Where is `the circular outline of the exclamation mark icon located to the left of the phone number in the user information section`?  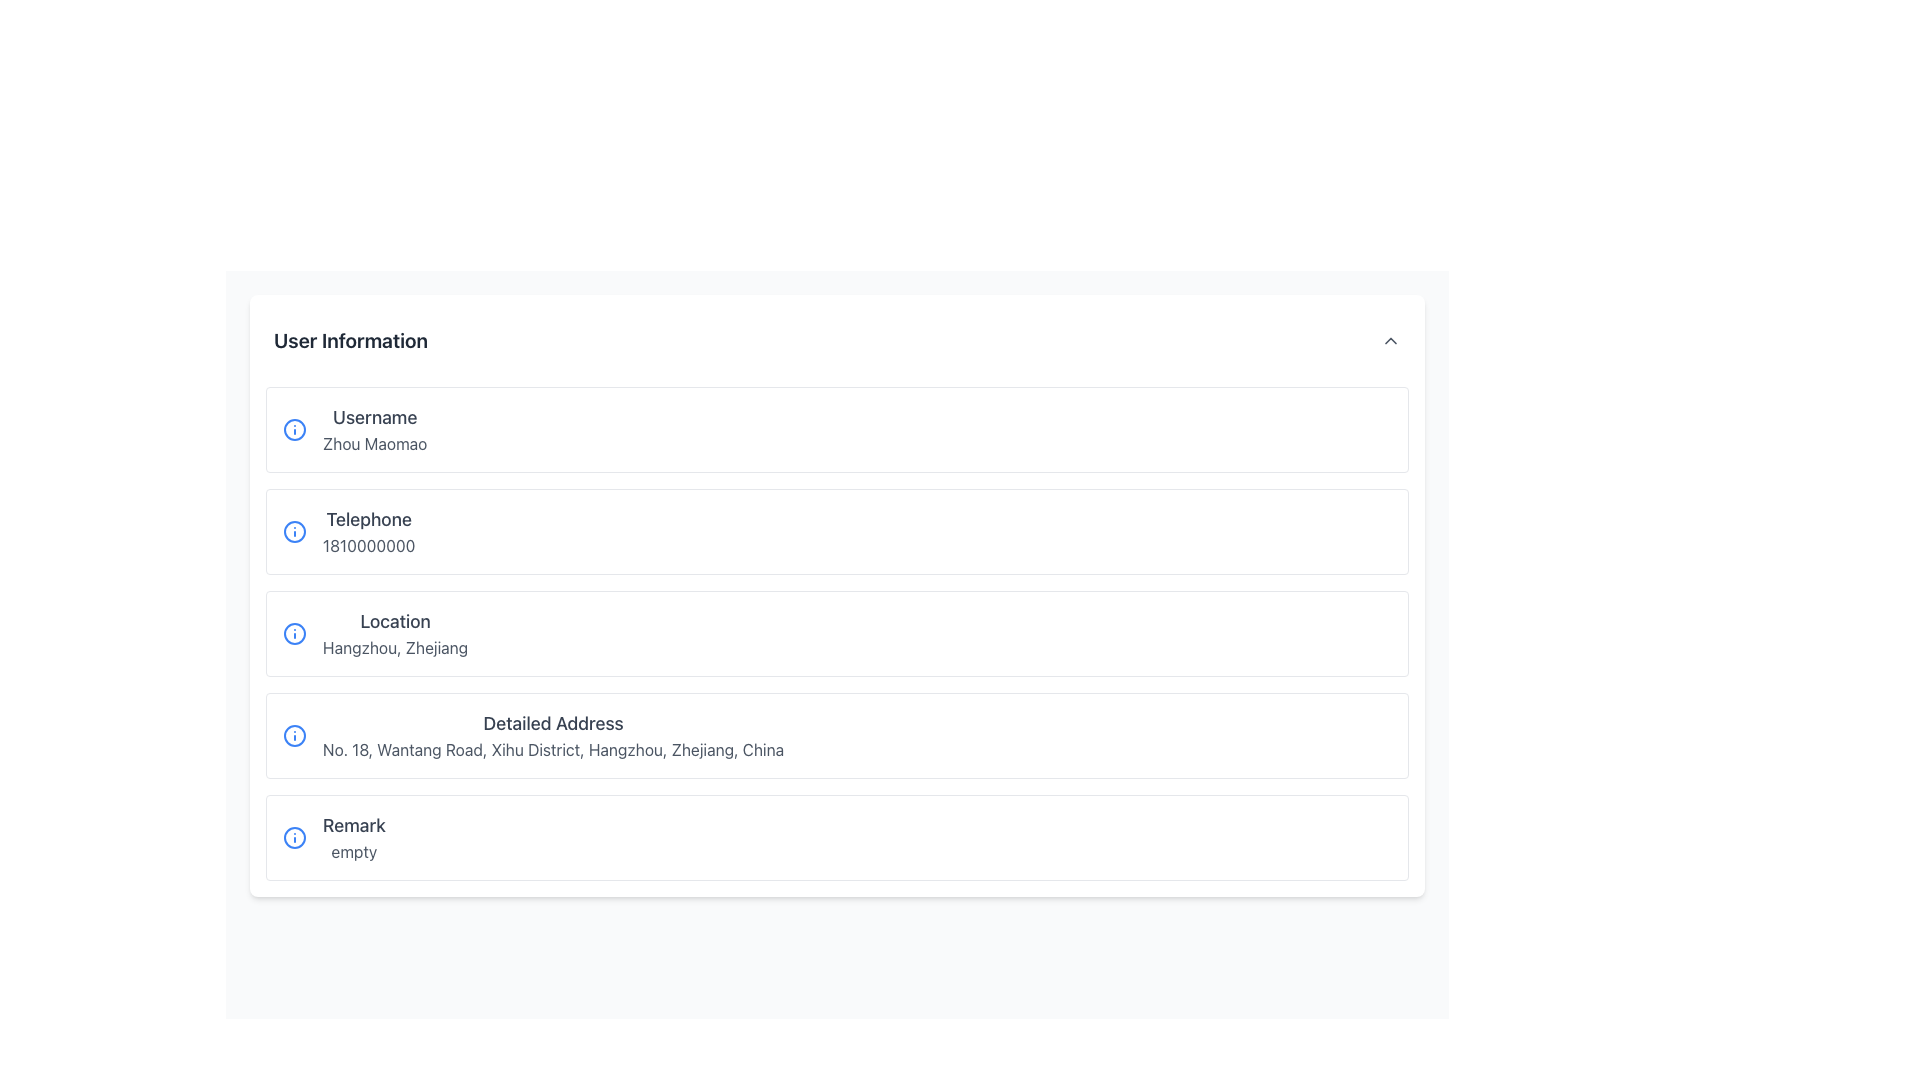
the circular outline of the exclamation mark icon located to the left of the phone number in the user information section is located at coordinates (293, 531).